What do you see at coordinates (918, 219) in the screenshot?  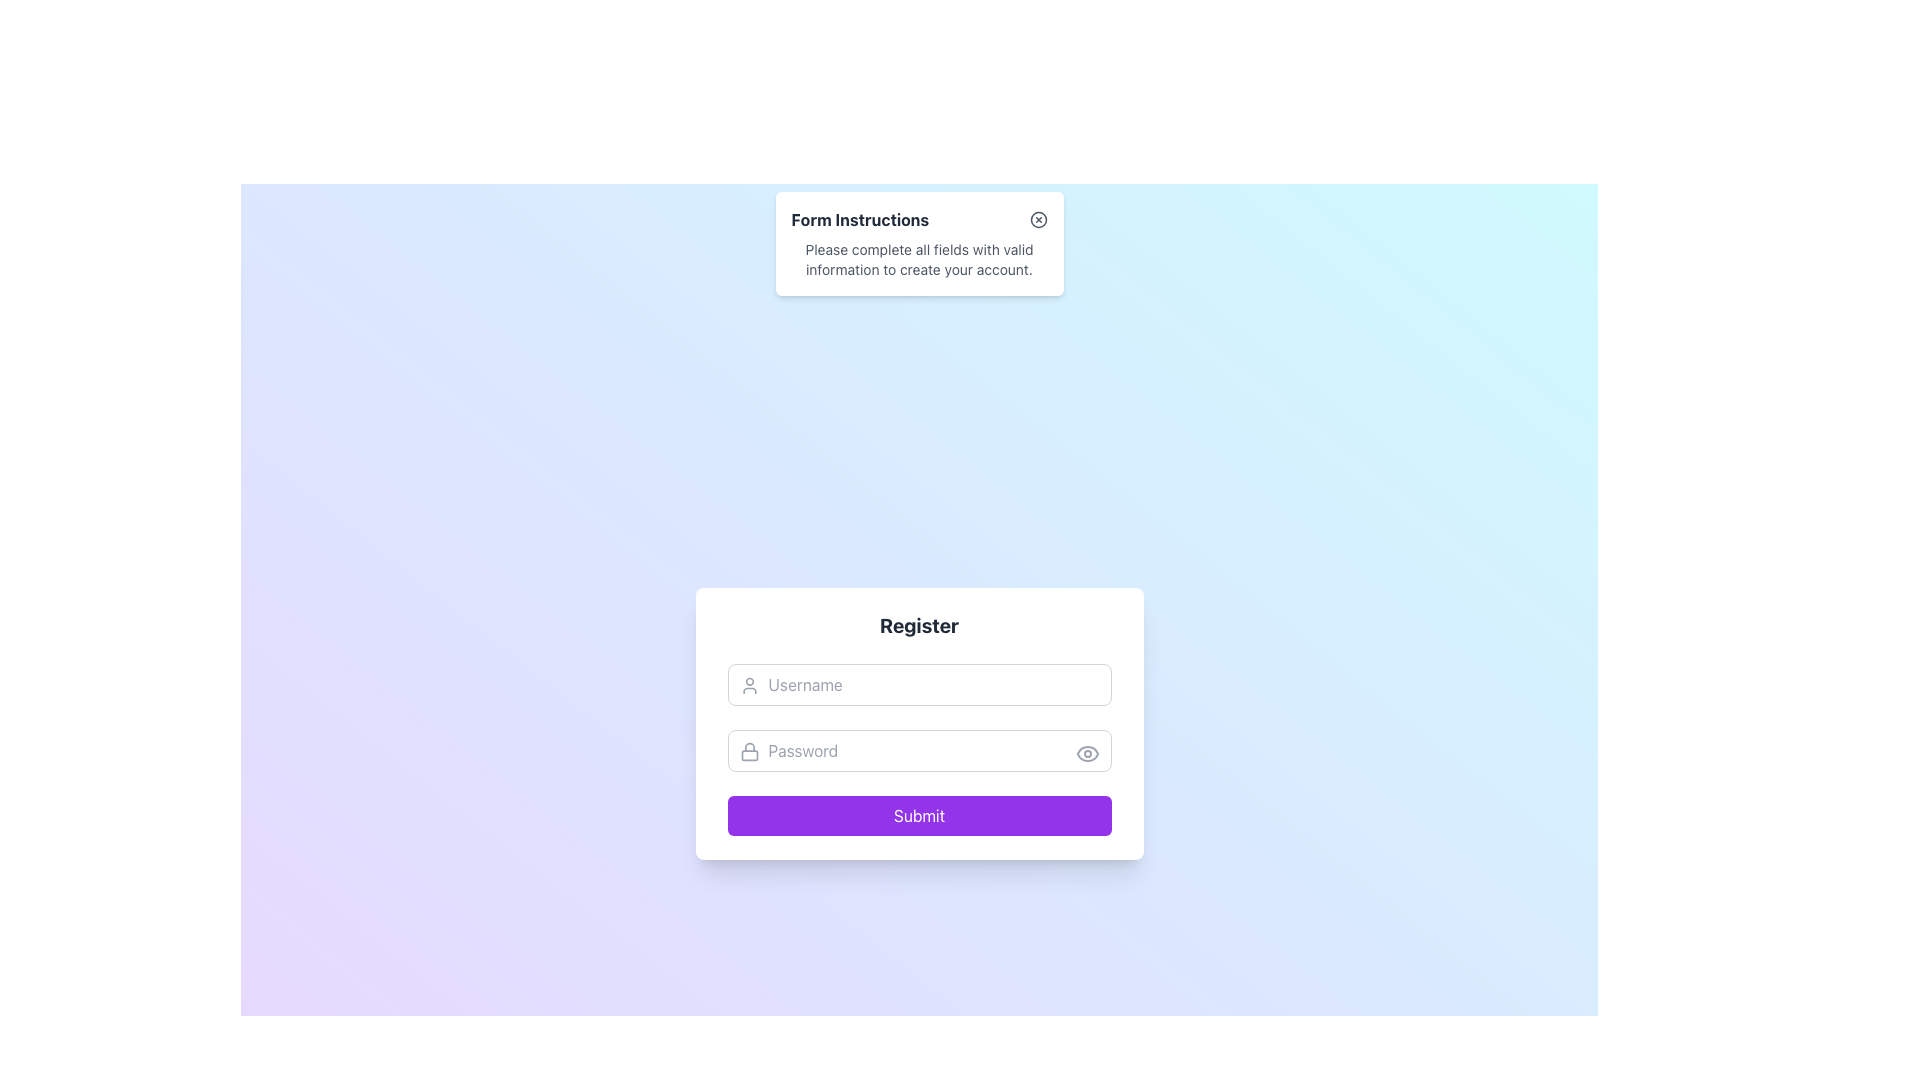 I see `title 'Form Instructions' of the header that includes a close button, which is positioned at the top of the floating card` at bounding box center [918, 219].